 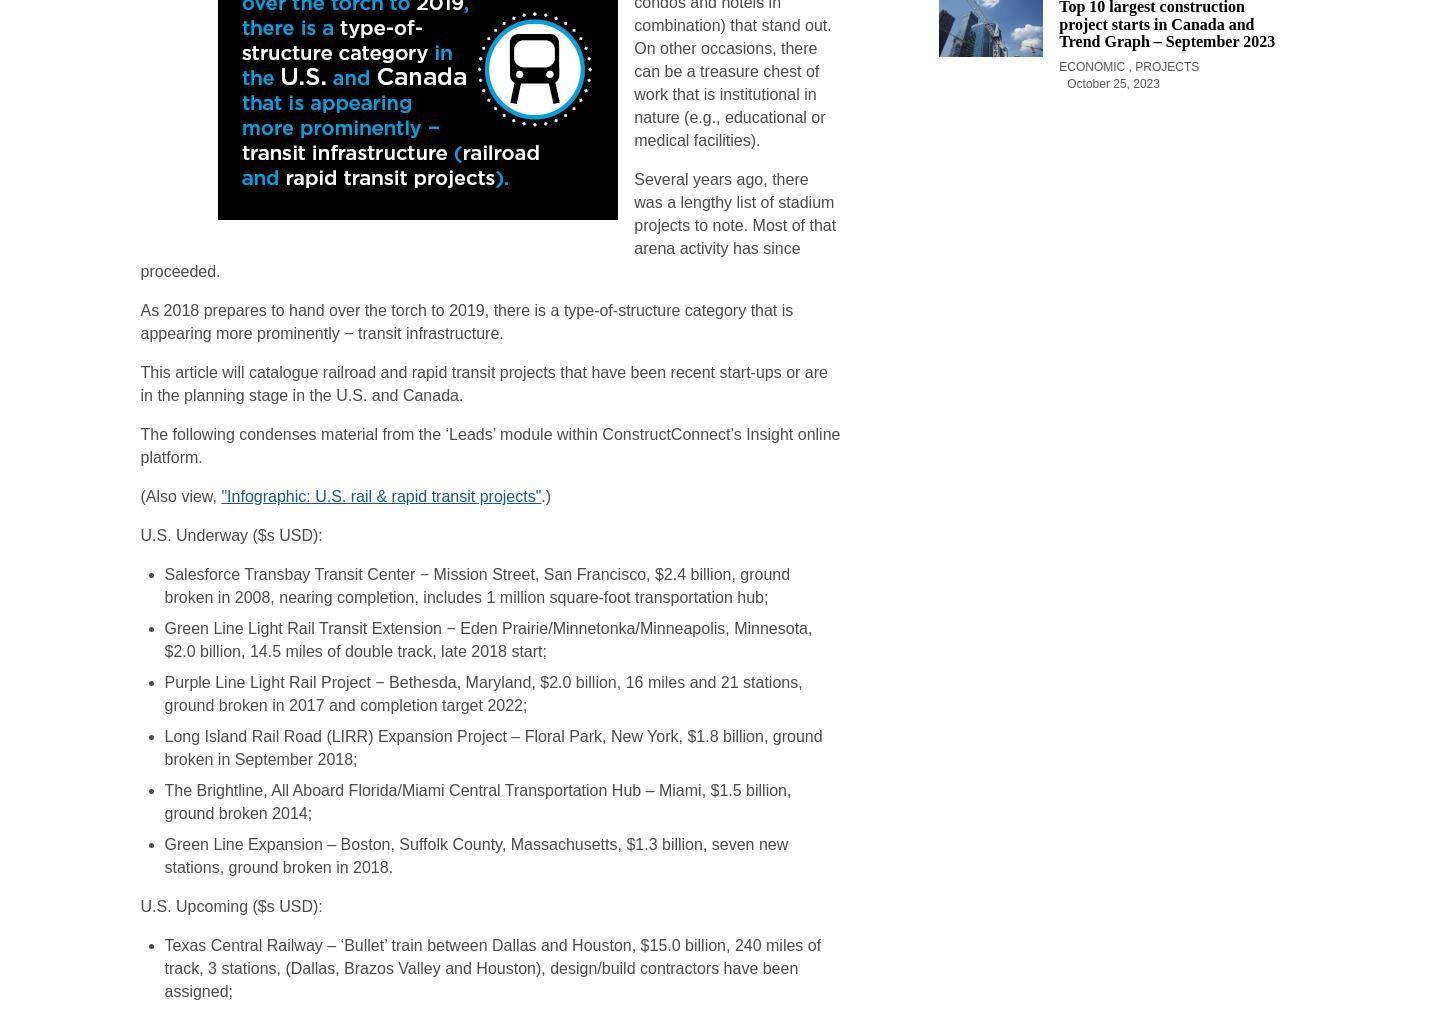 What do you see at coordinates (492, 968) in the screenshot?
I see `'Texas  Central Railway – ‘Bullet’ train between Dallas and Houston, $15.0 billion, 240  miles of track, 3 stations, (Dallas, Brazos Valley and Houston), design/build  contractors have been assigned;'` at bounding box center [492, 968].